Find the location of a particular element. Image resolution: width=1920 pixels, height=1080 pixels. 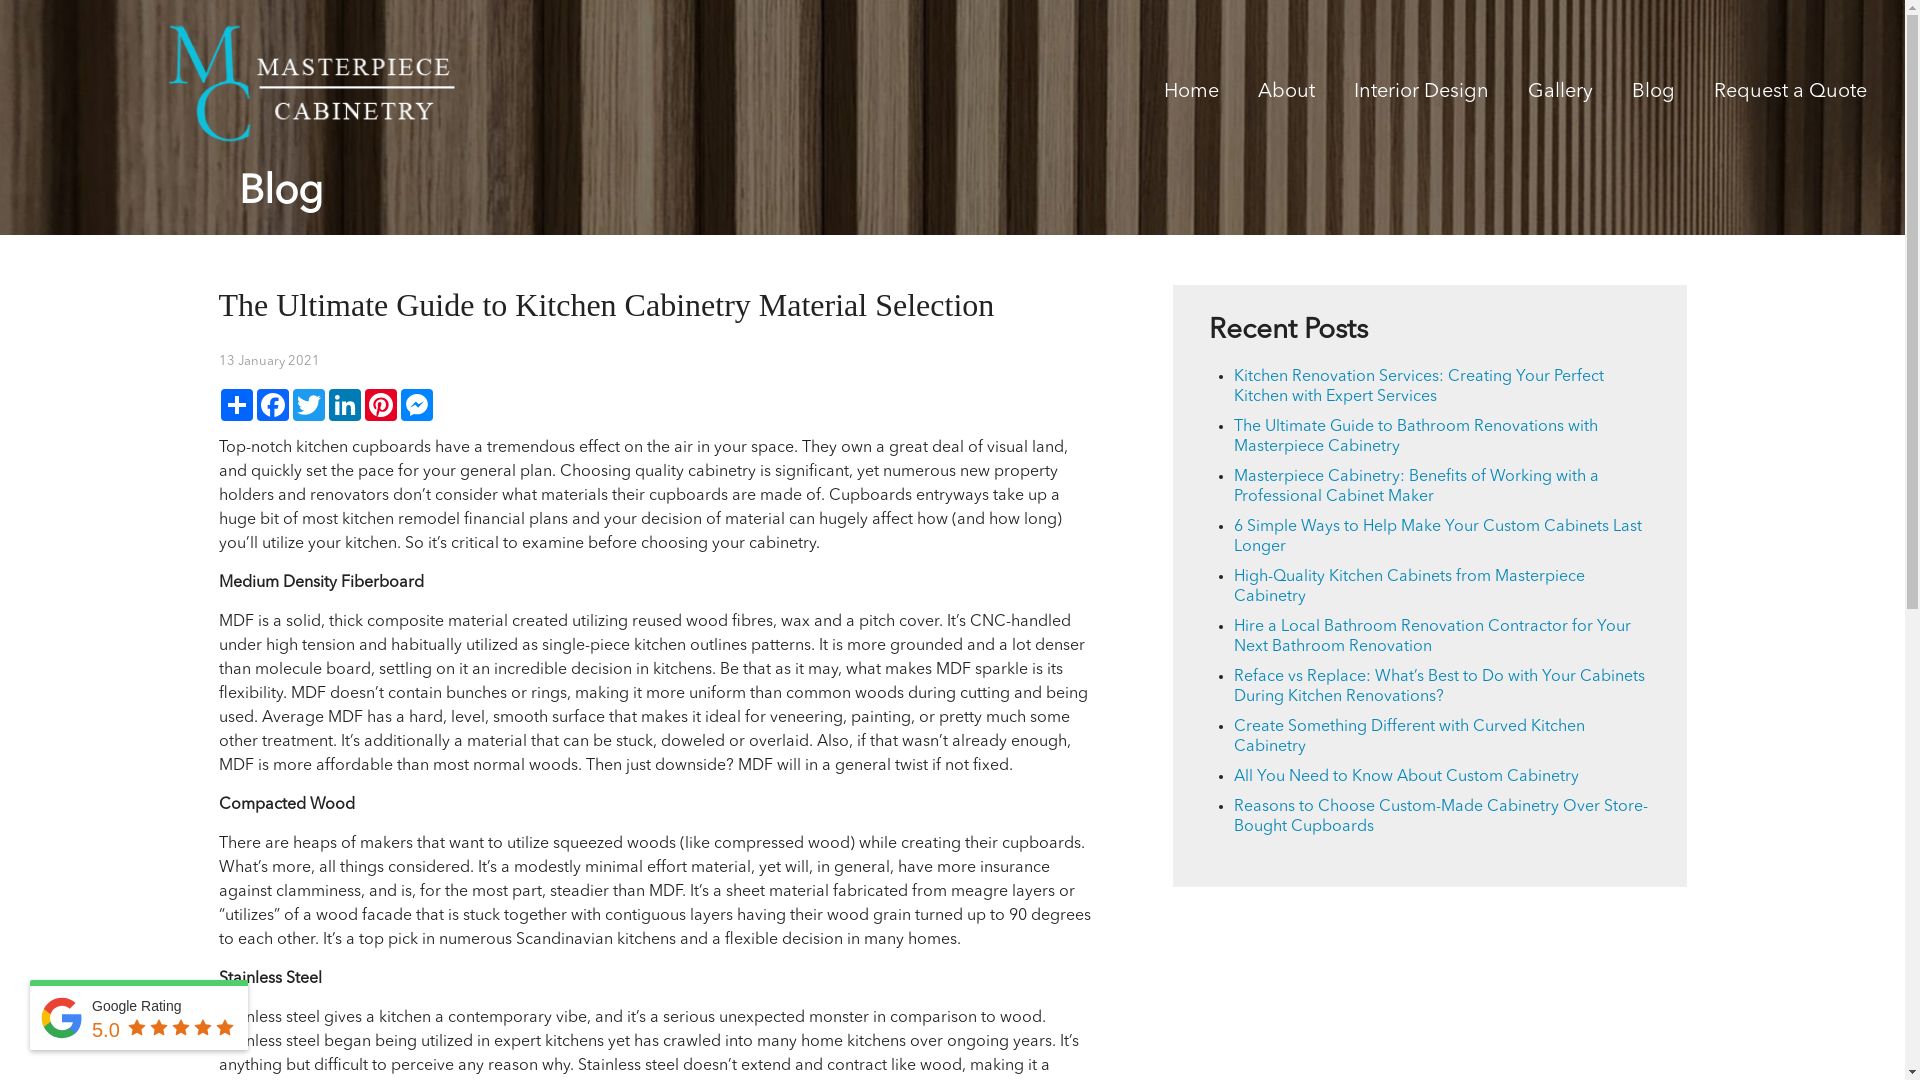

'Request a Quote' is located at coordinates (1712, 95).